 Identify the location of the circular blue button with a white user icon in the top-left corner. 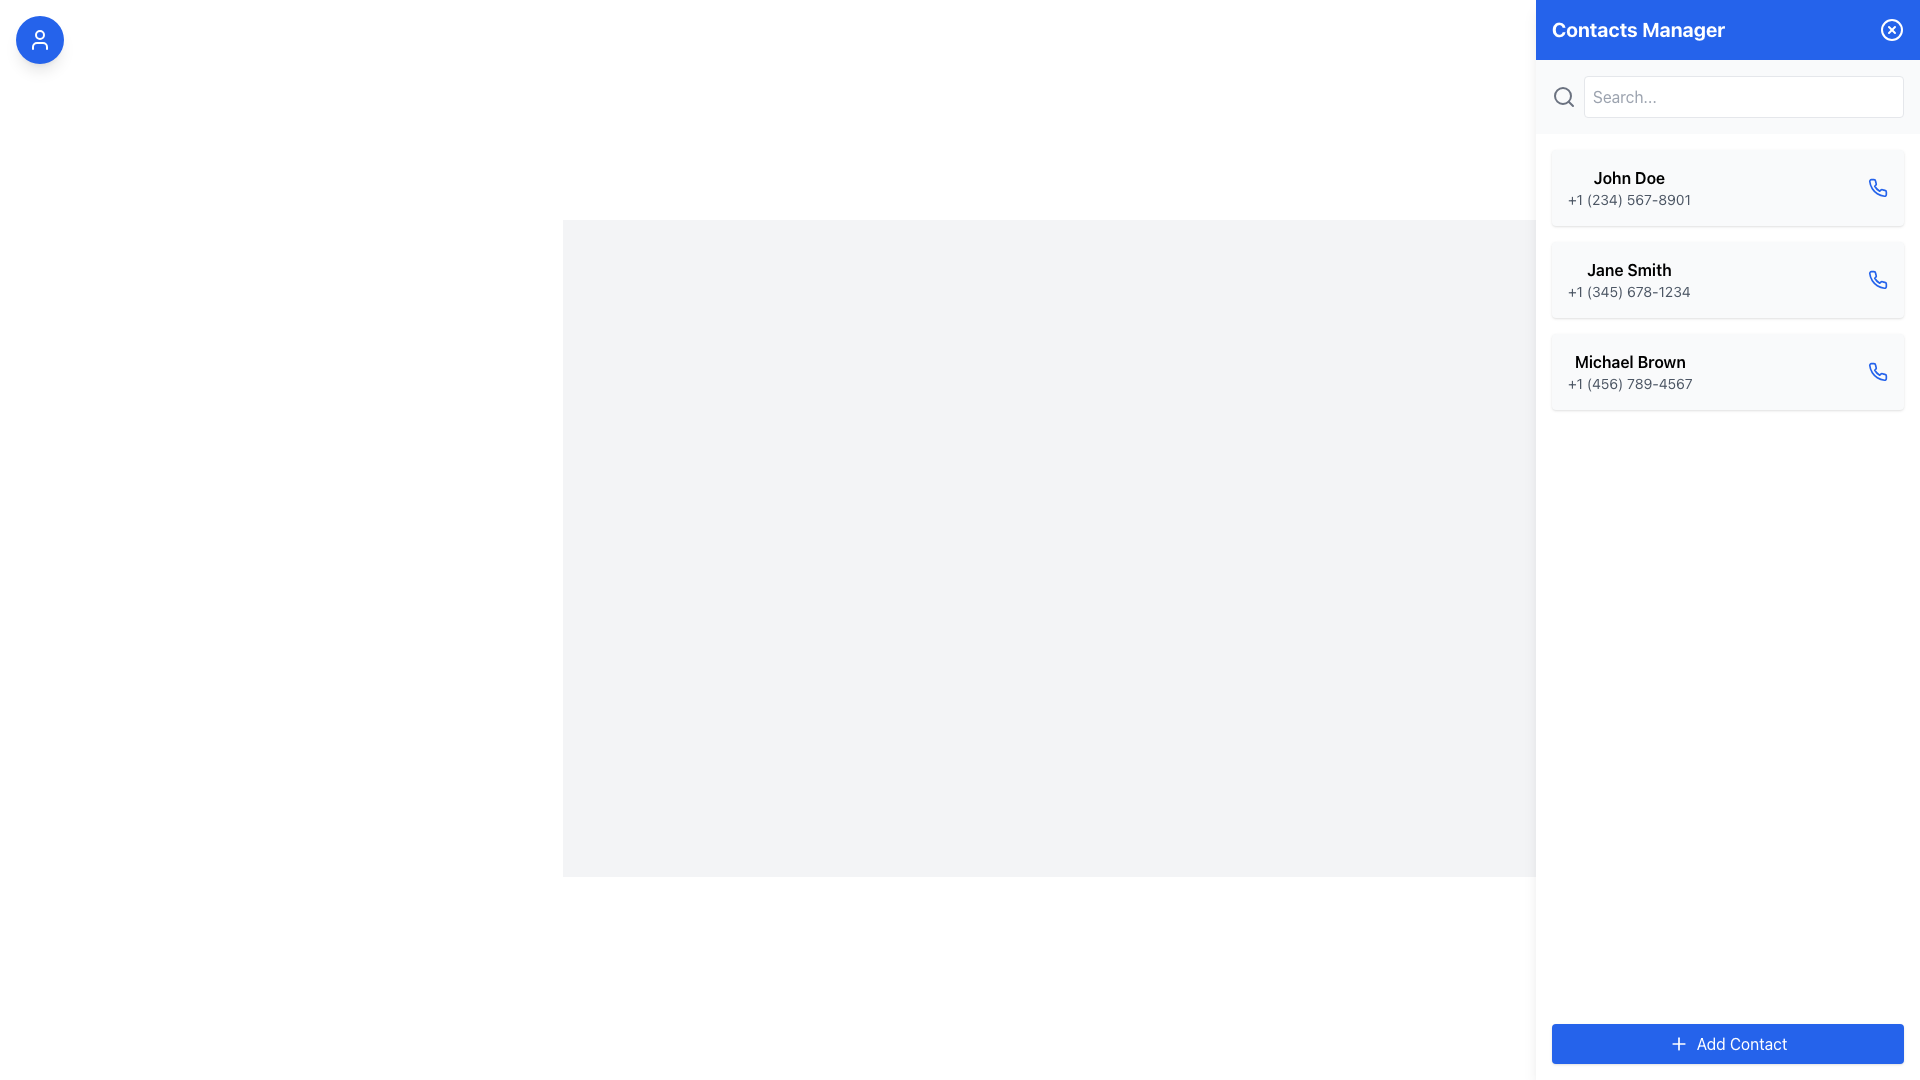
(39, 39).